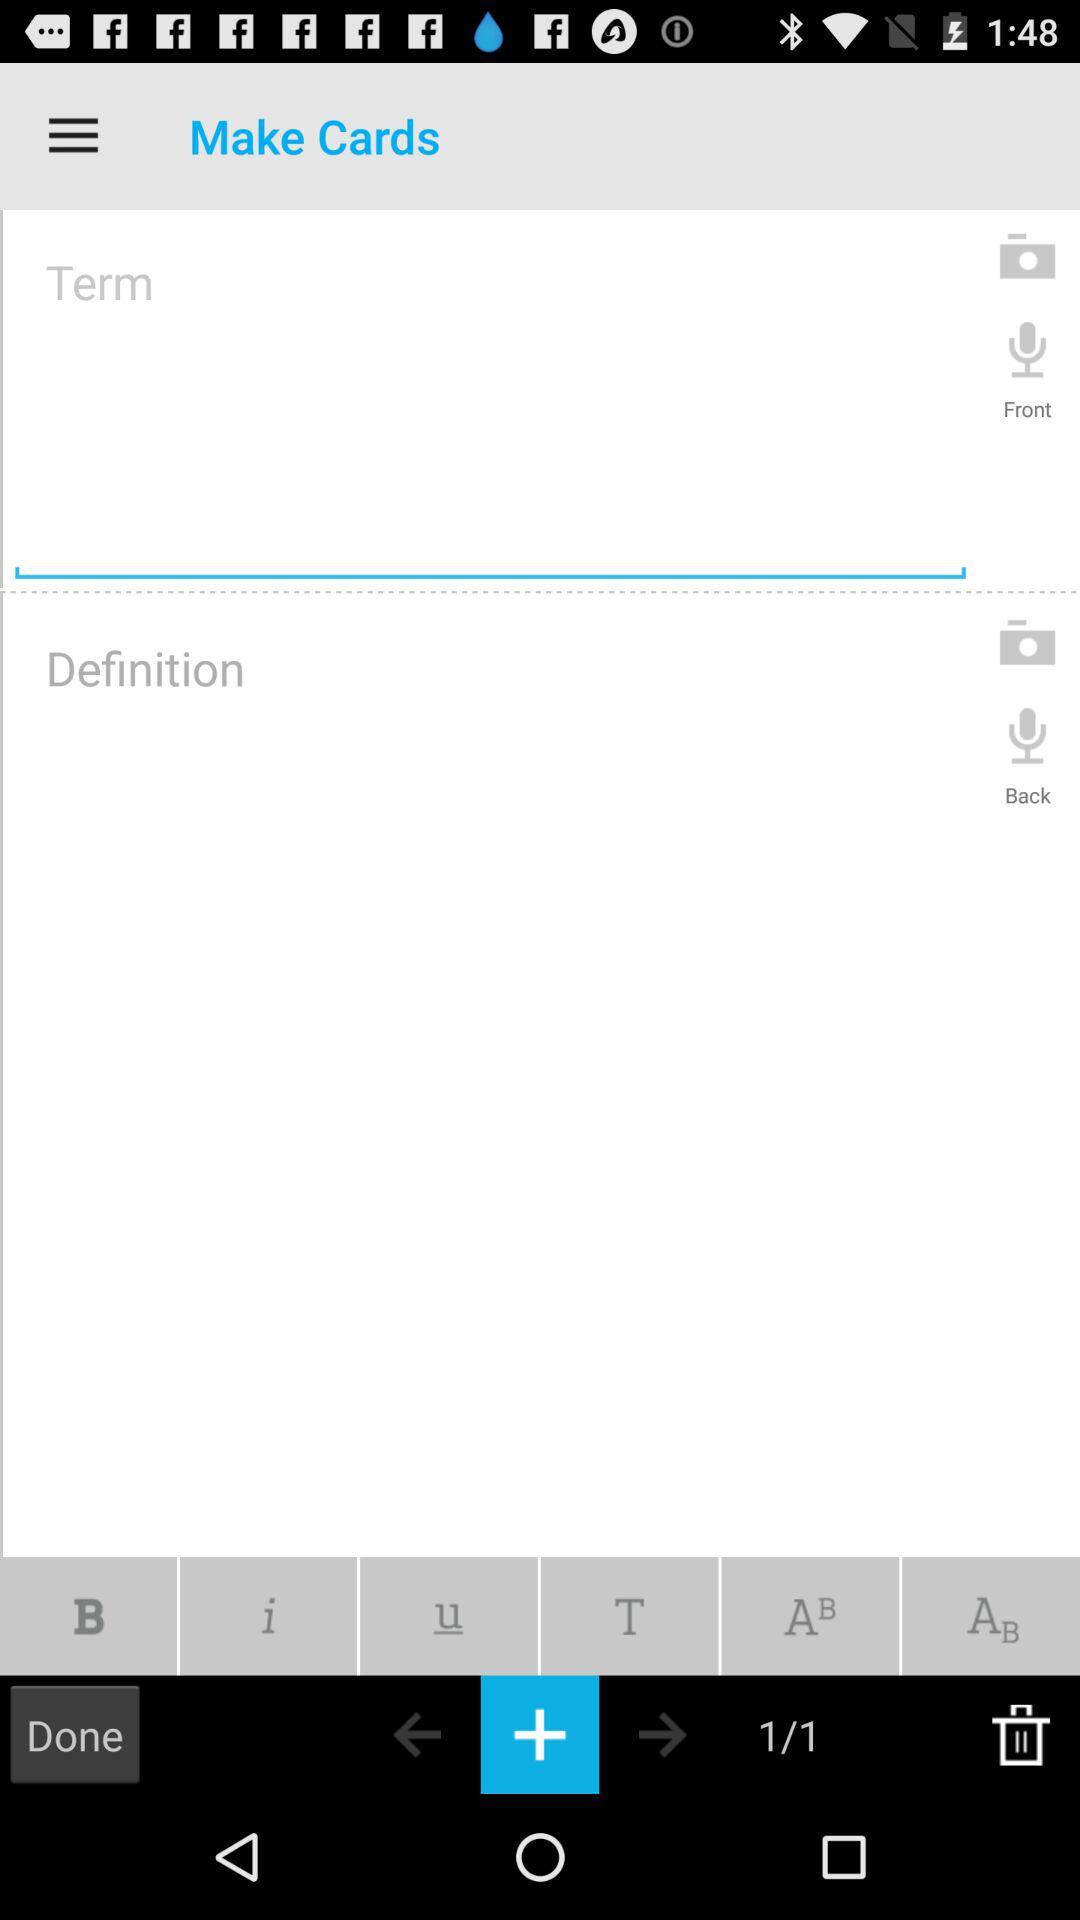 This screenshot has height=1920, width=1080. I want to click on make cards term, so click(490, 398).